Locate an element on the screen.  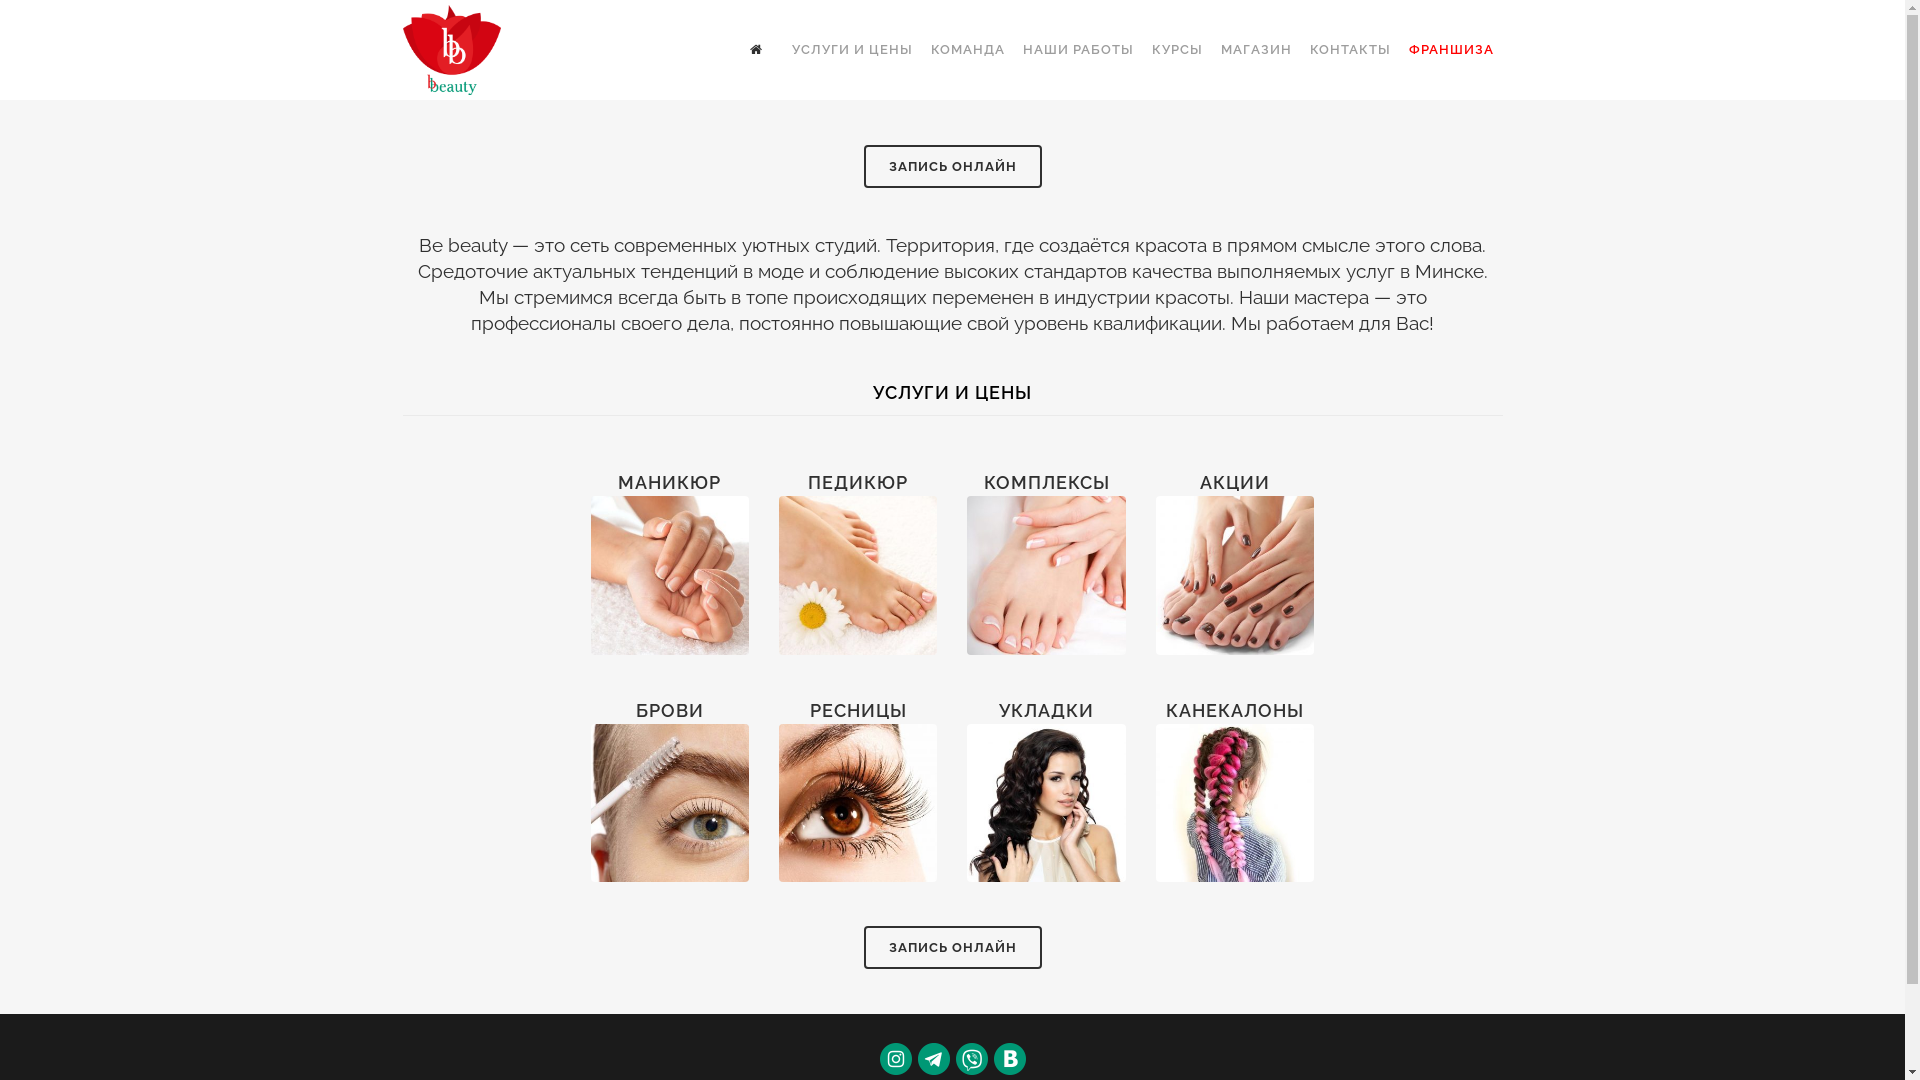
' ' is located at coordinates (738, 49).